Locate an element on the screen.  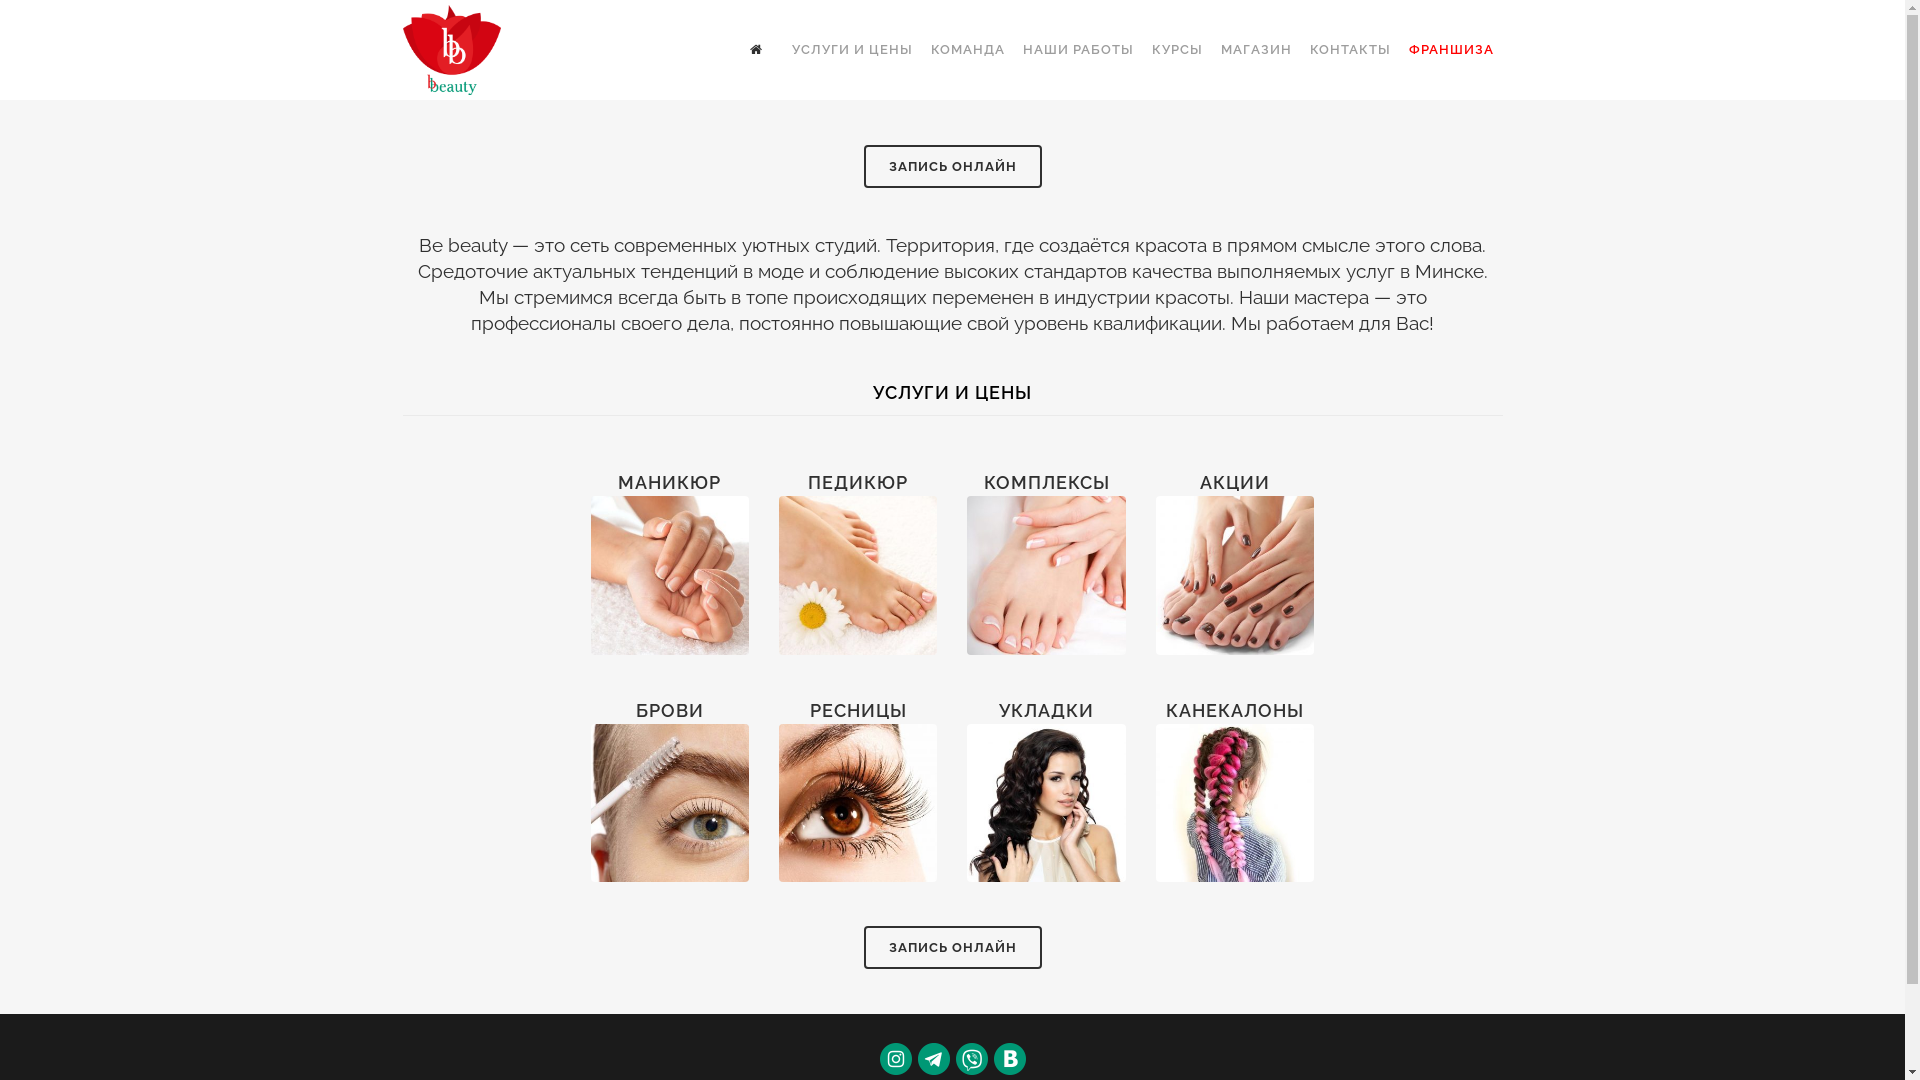
' ' is located at coordinates (738, 49).